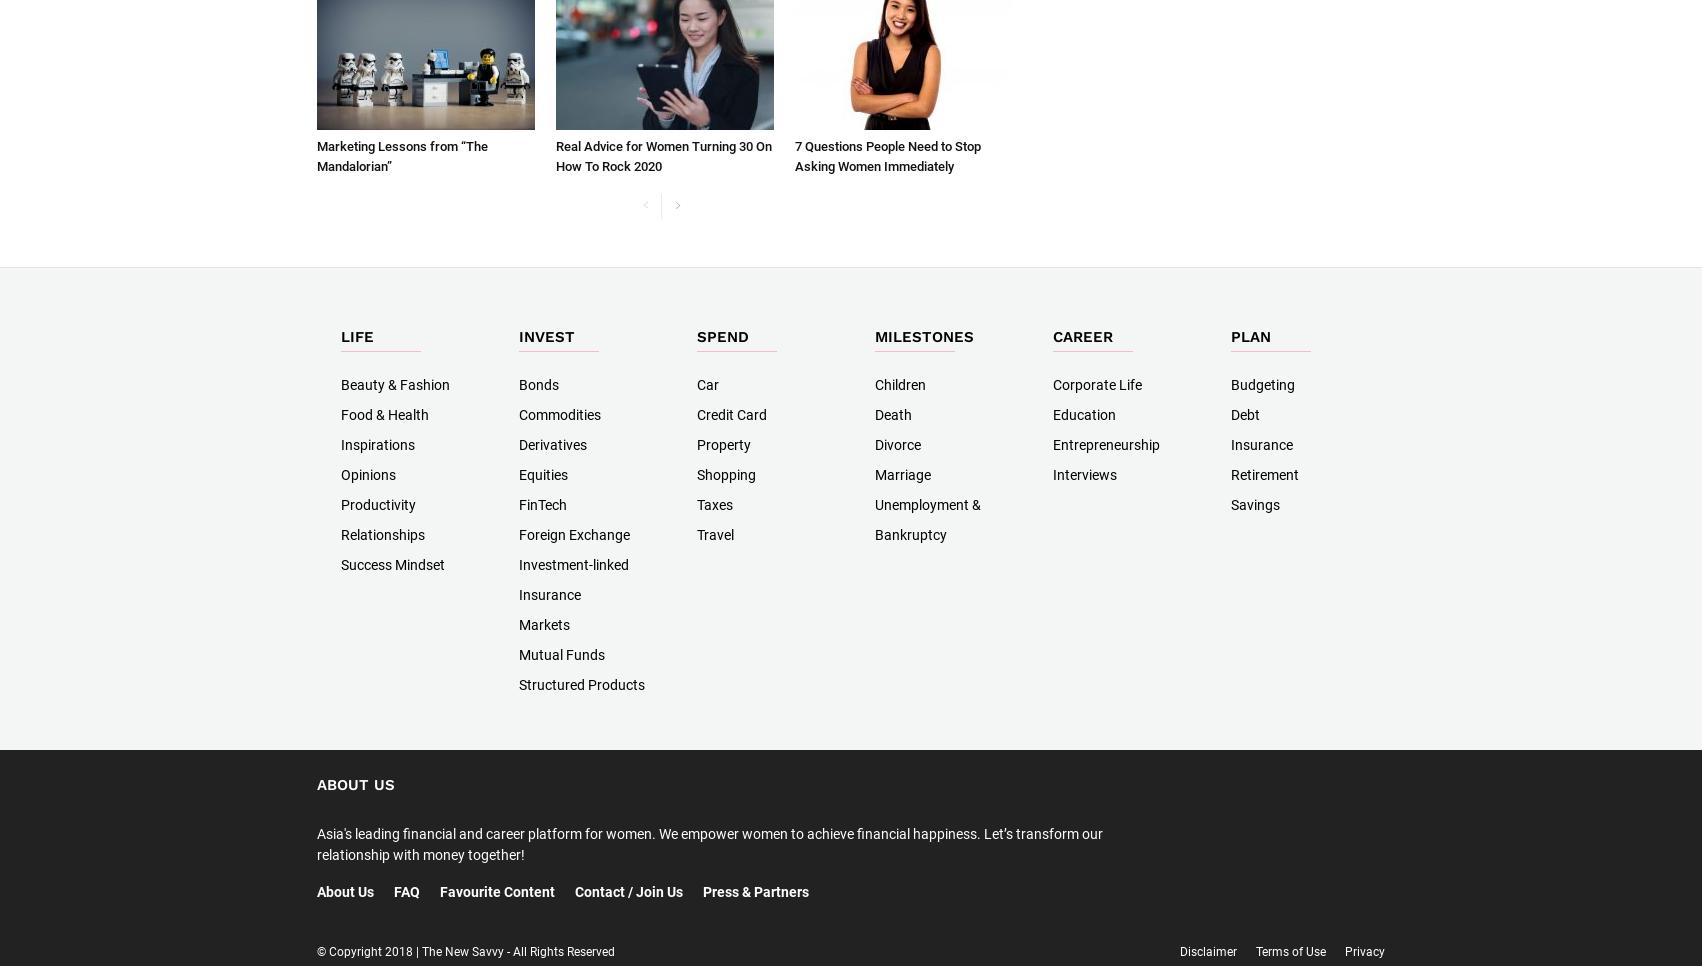 This screenshot has width=1702, height=966. What do you see at coordinates (378, 444) in the screenshot?
I see `'Inspirations'` at bounding box center [378, 444].